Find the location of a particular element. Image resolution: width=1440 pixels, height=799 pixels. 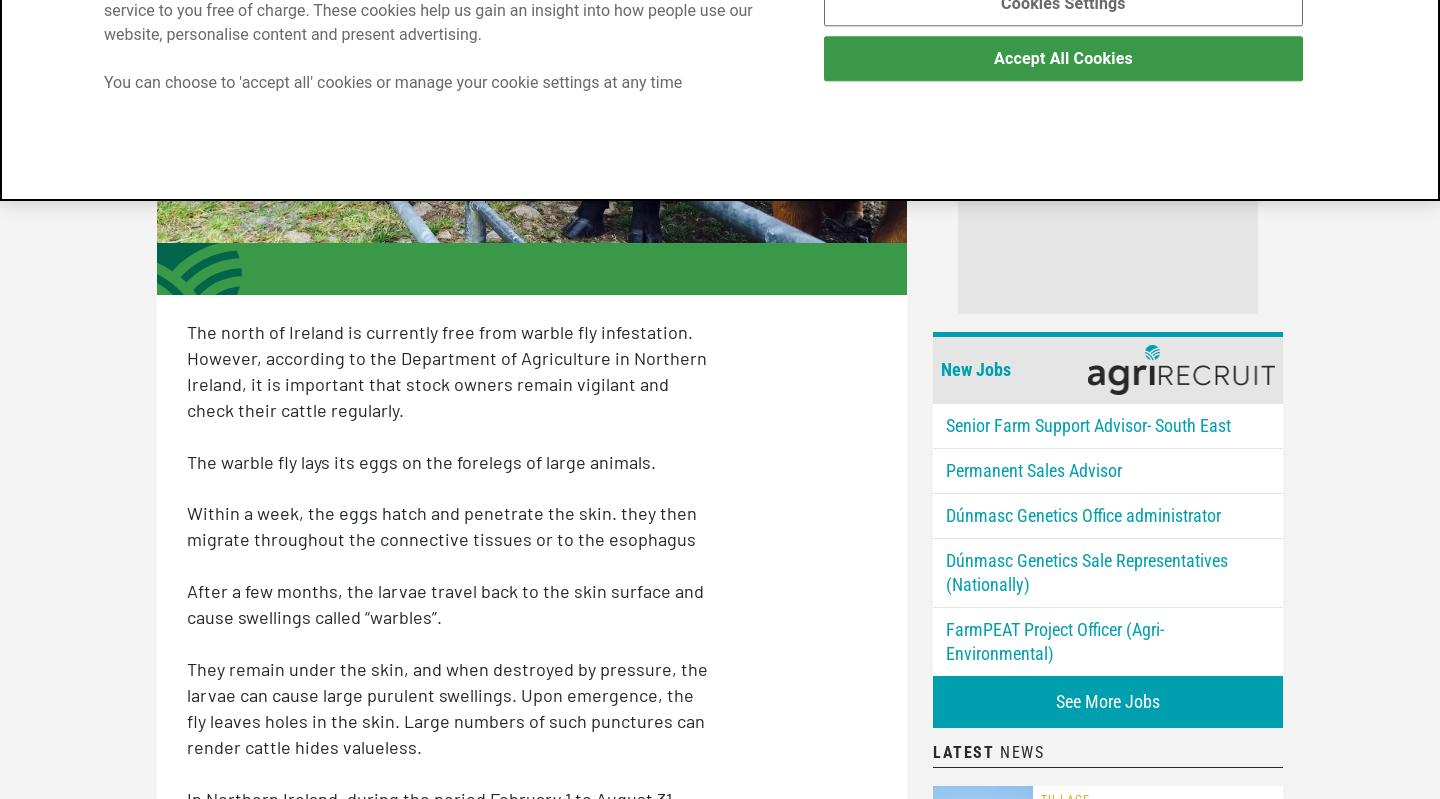

'They remain under the skin, and when destroyed by pressure, the larvae can cause large purulent swellings. Upon emergence, the fly leaves holes in the skin. Large numbers of such punctures can render cattle hides valueless.' is located at coordinates (447, 707).